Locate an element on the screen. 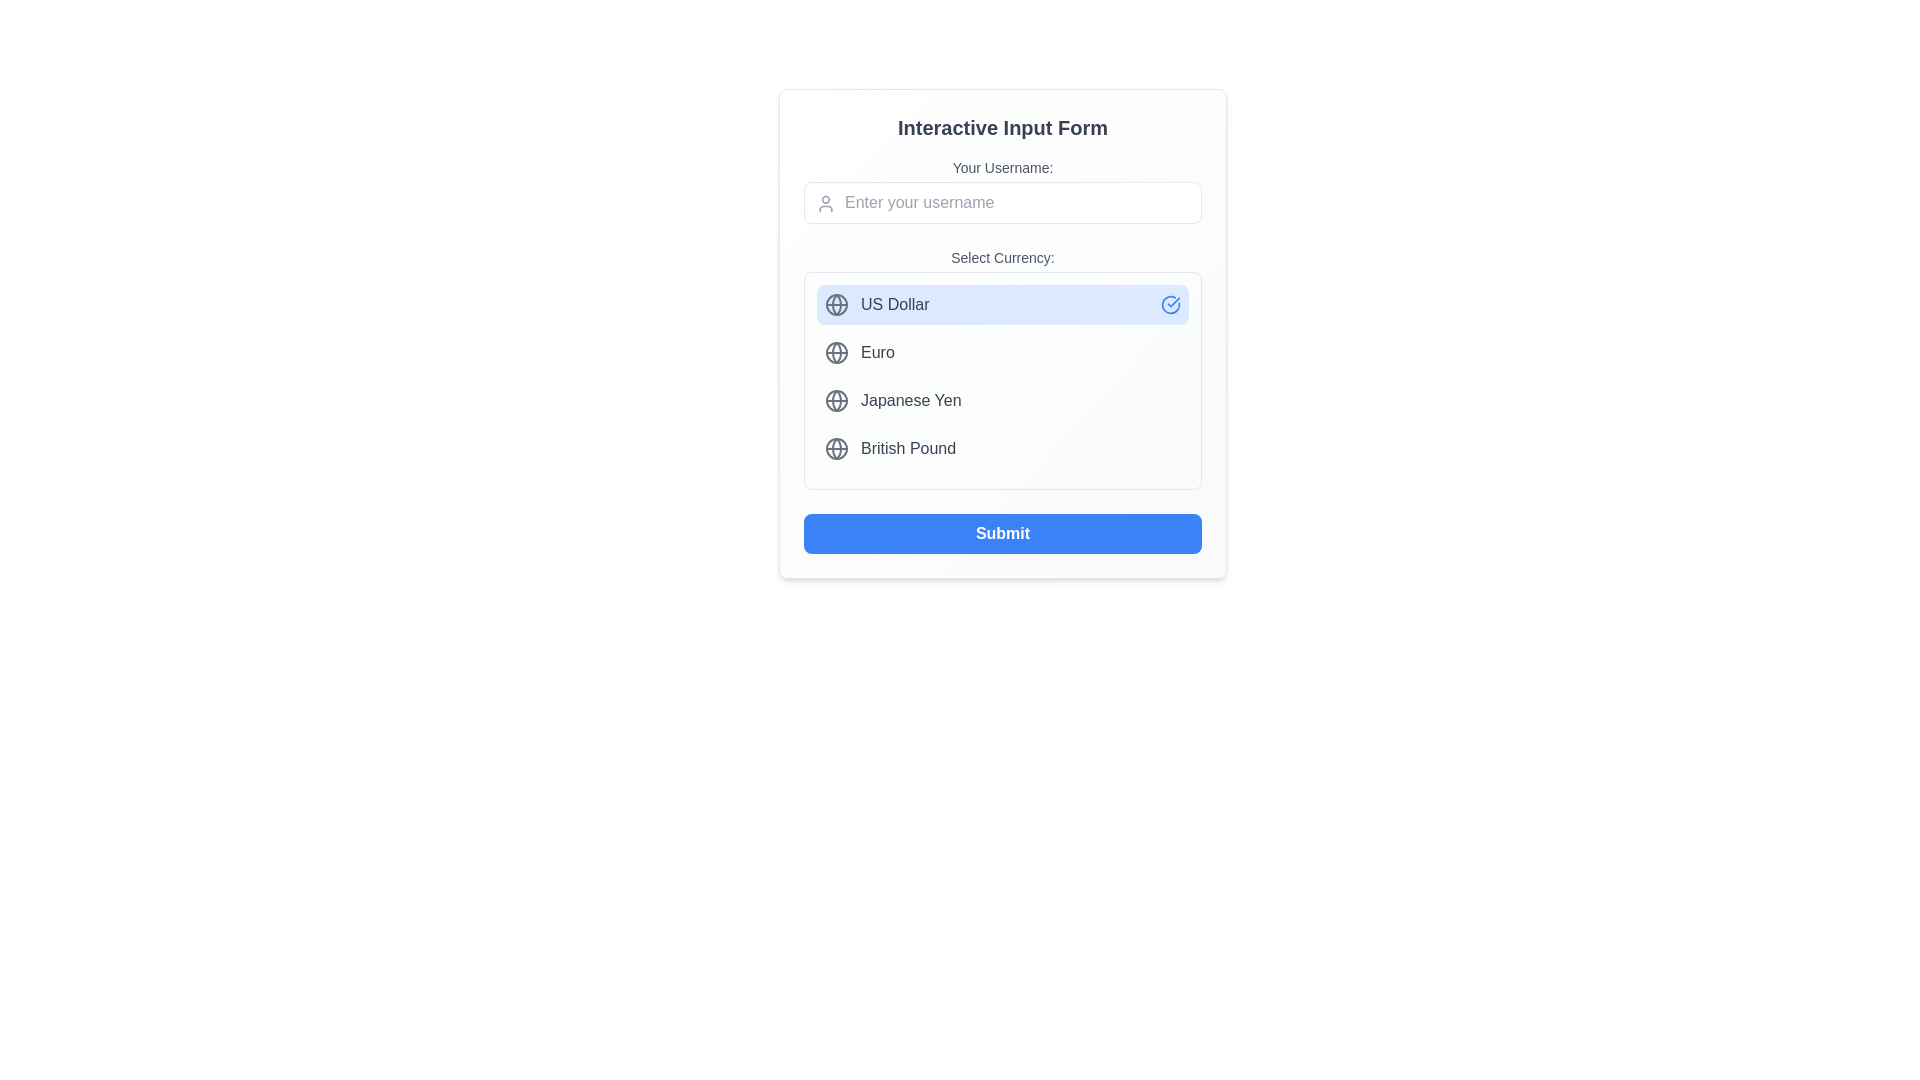  the 'Submit' button located at the bottom of the form to process the form inputs is located at coordinates (1003, 532).